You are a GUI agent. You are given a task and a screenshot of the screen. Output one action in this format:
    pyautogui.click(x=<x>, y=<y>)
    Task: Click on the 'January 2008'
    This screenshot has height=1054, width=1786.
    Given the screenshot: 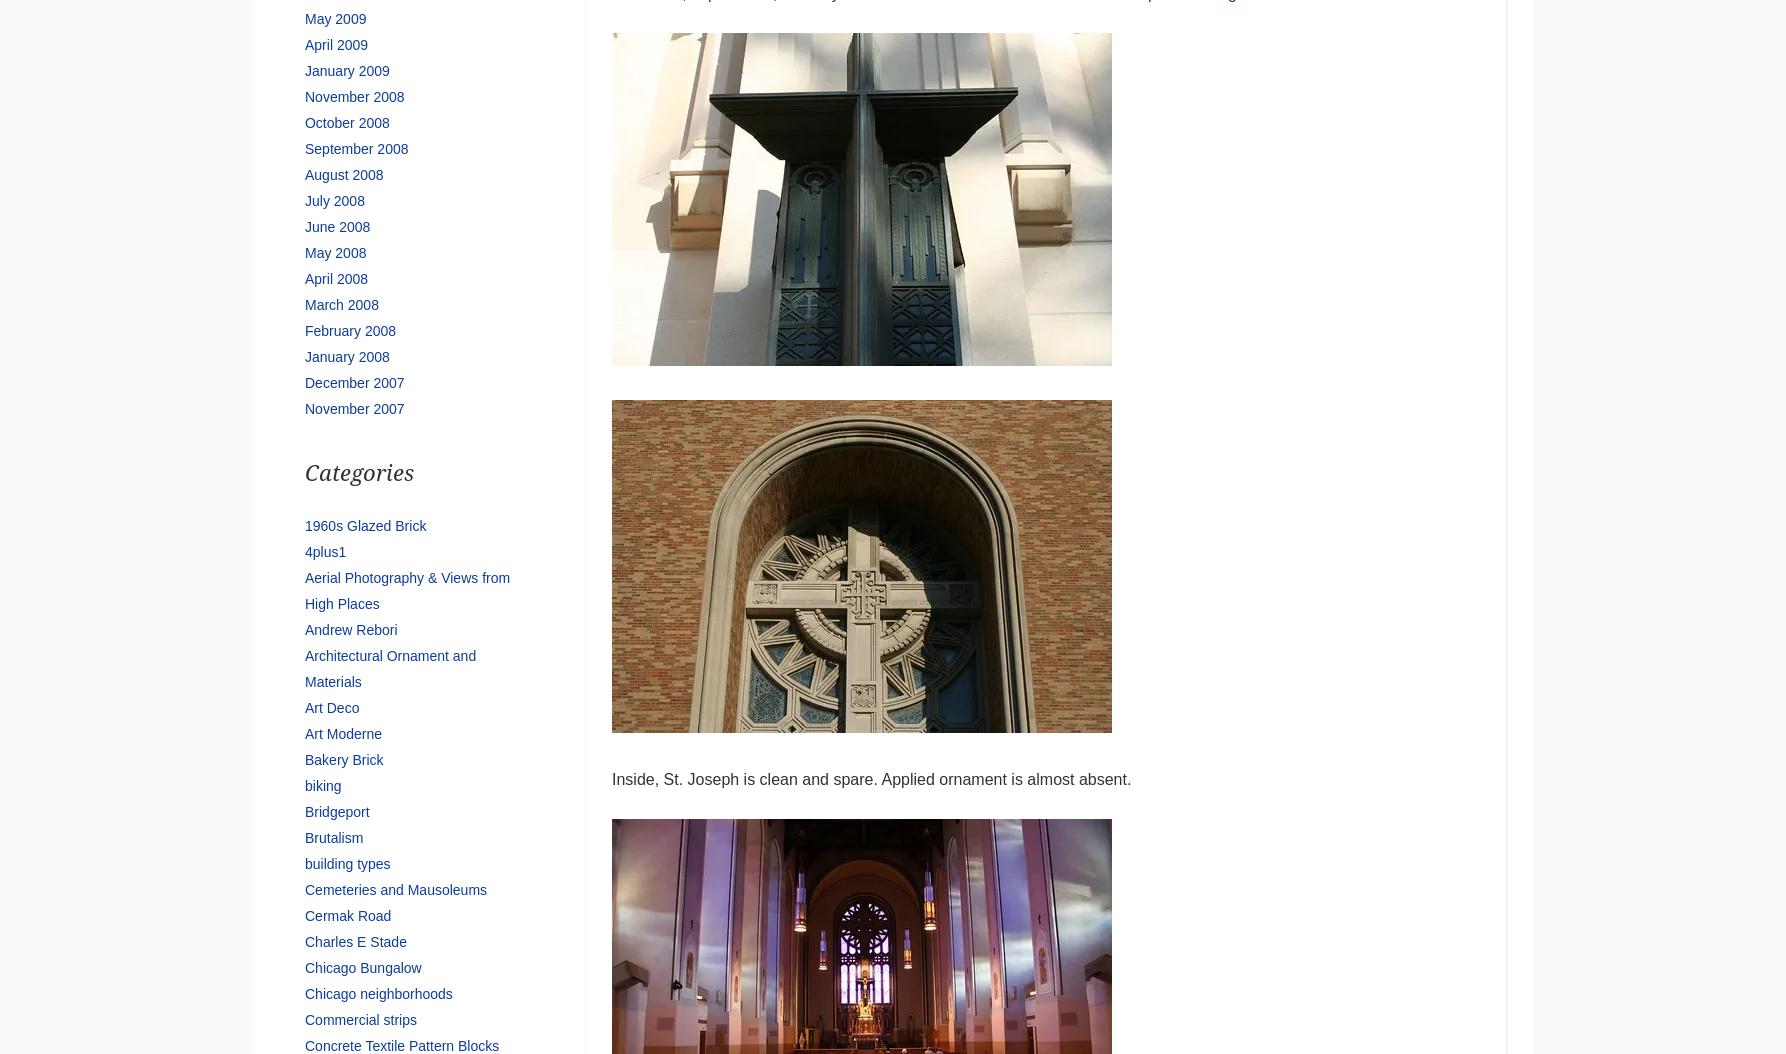 What is the action you would take?
    pyautogui.click(x=346, y=356)
    